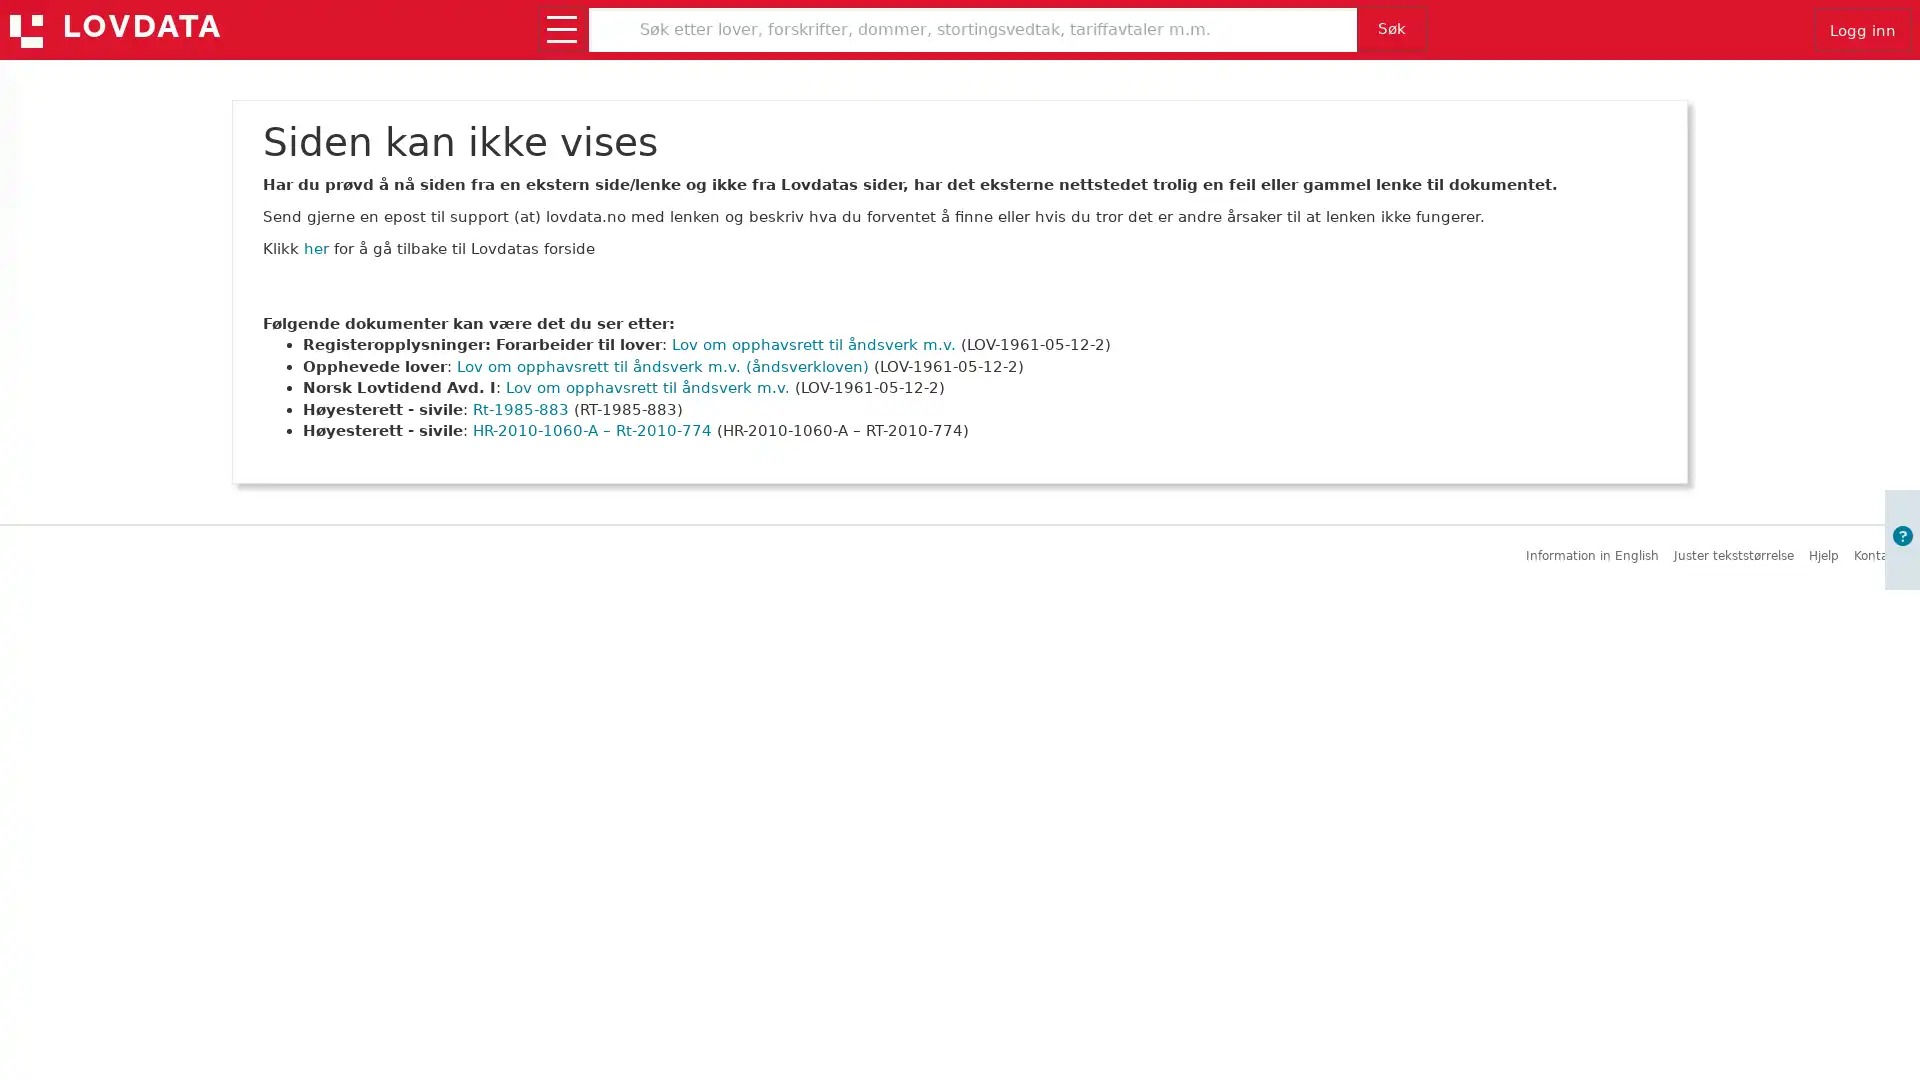 The width and height of the screenshot is (1920, 1080). What do you see at coordinates (1390, 29) in the screenshot?
I see `Sk` at bounding box center [1390, 29].